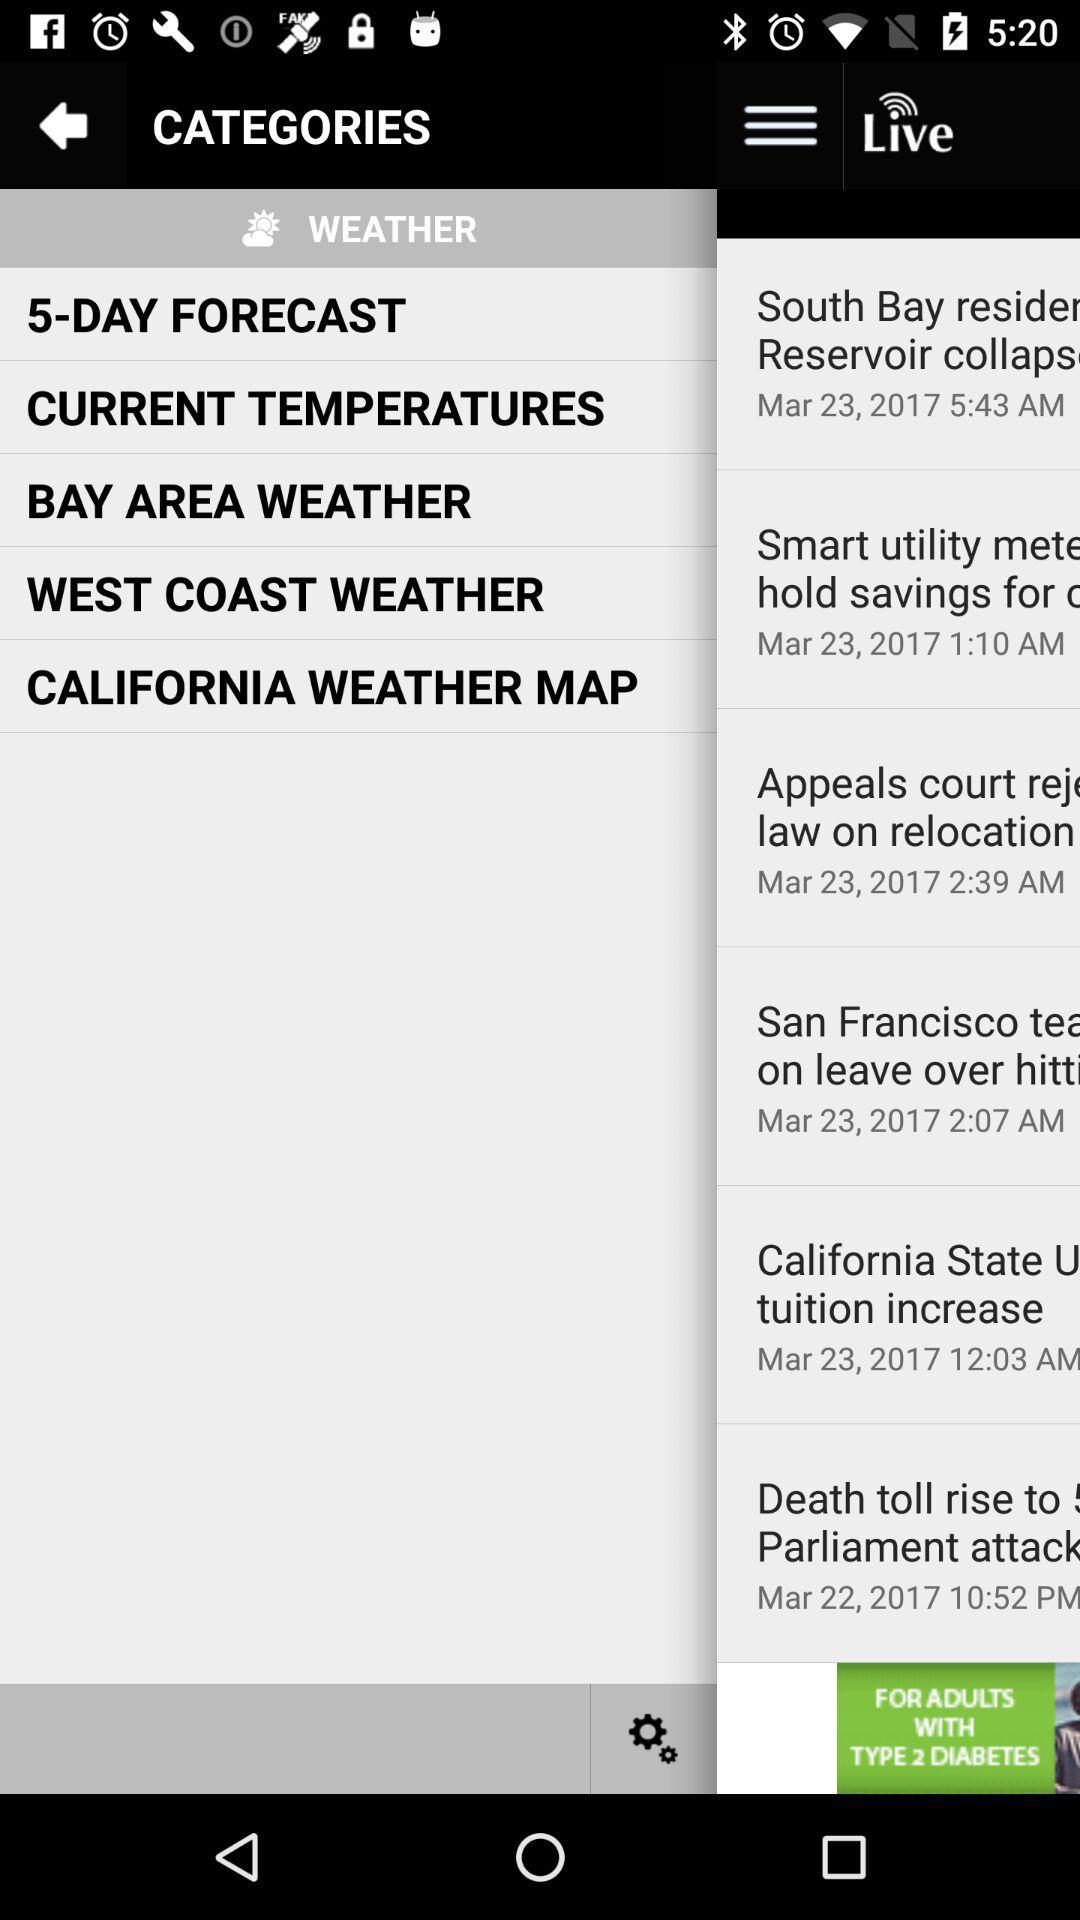 The height and width of the screenshot is (1920, 1080). Describe the element at coordinates (778, 124) in the screenshot. I see `open more options` at that location.